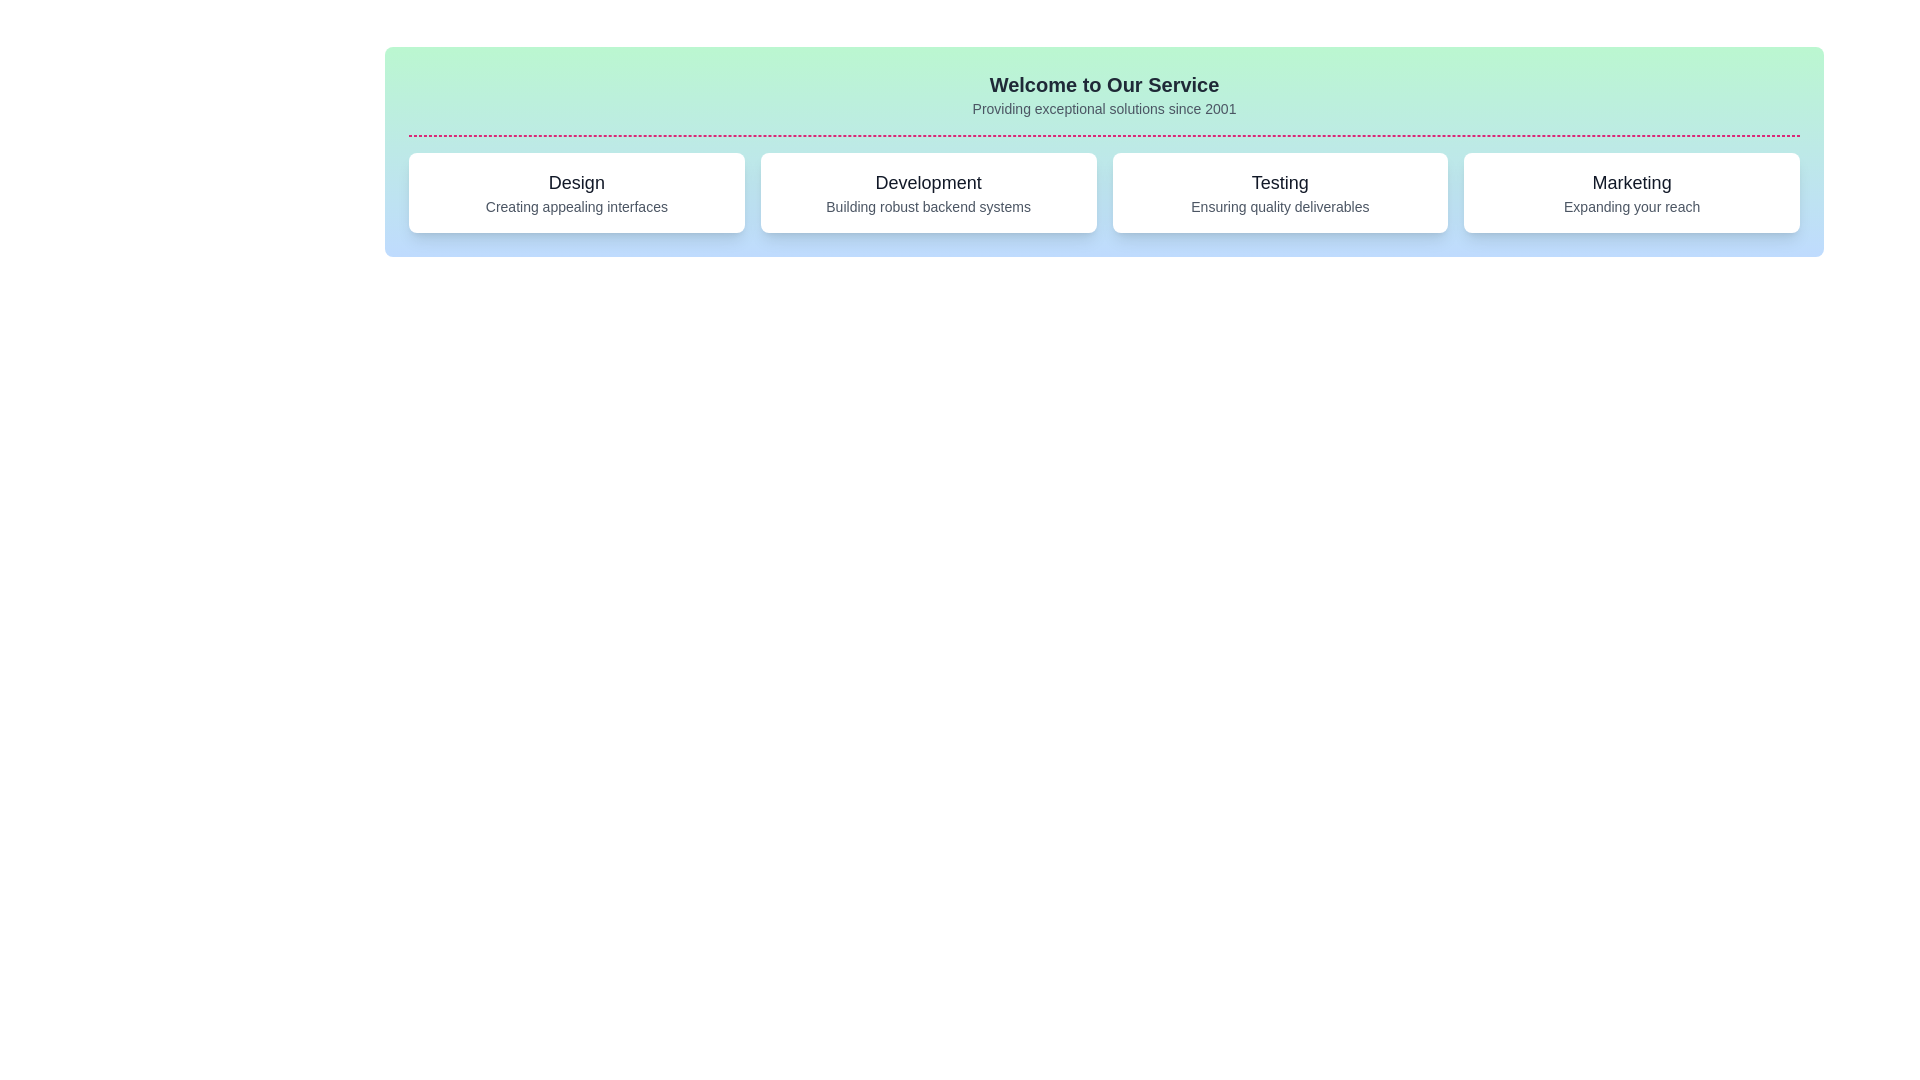 The width and height of the screenshot is (1920, 1080). I want to click on the 'Marketing' heading text in the rightmost card, so click(1632, 182).